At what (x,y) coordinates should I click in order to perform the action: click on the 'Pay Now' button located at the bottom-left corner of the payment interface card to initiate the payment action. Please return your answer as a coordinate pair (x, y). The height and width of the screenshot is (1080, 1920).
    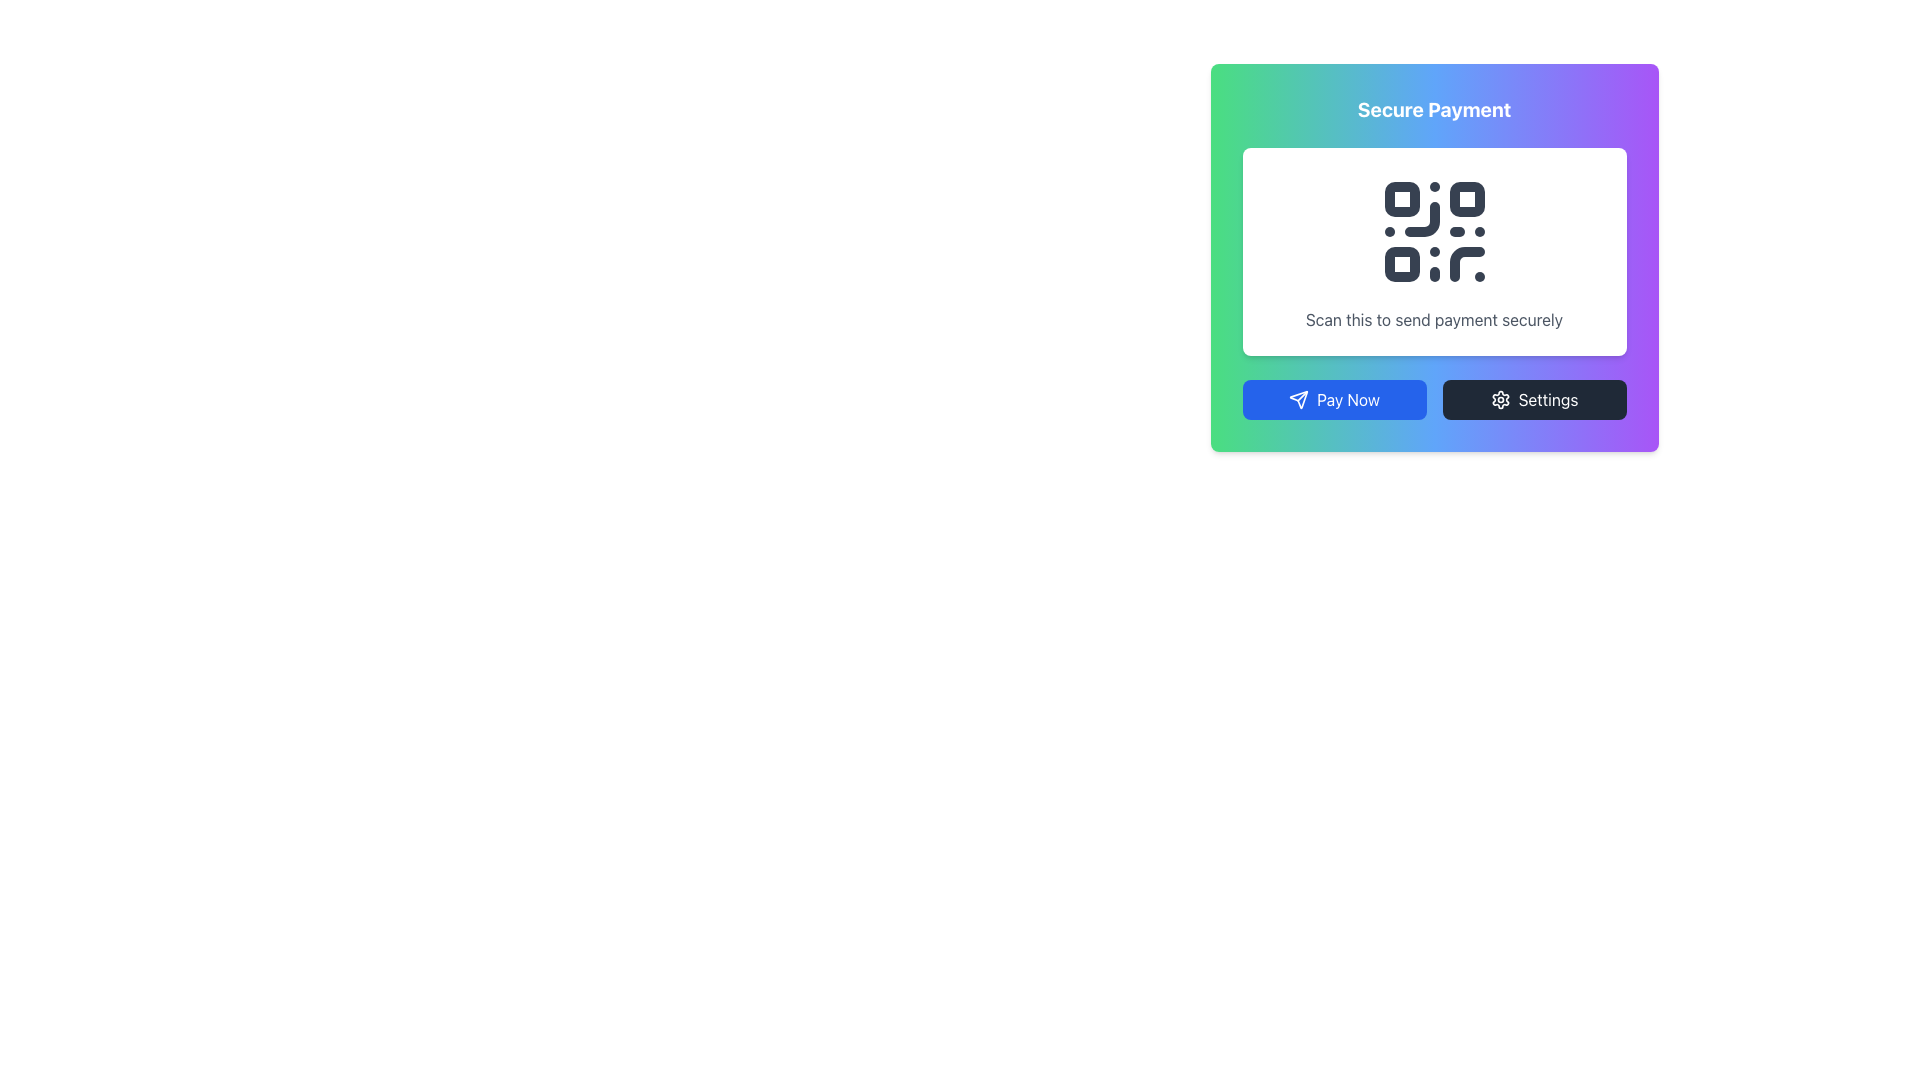
    Looking at the image, I should click on (1299, 400).